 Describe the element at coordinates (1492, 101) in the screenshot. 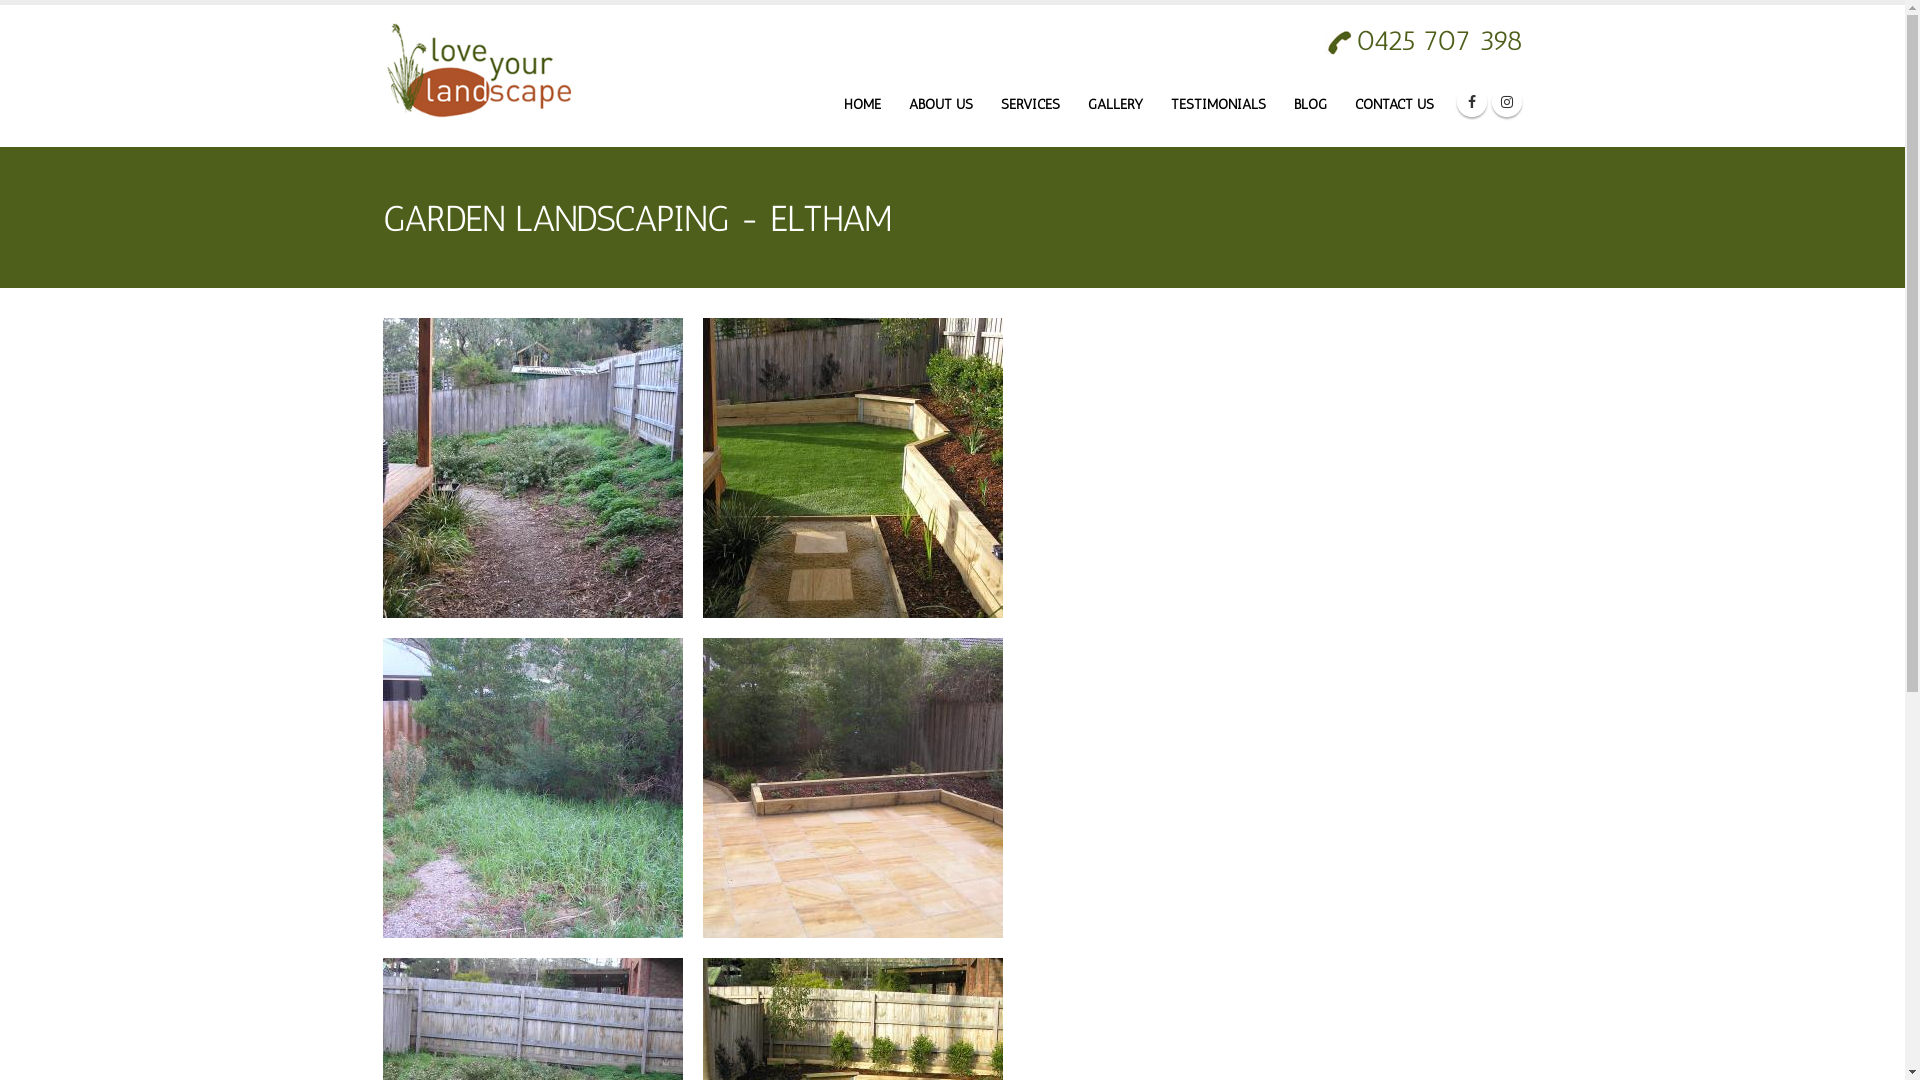

I see `'Instagram'` at that location.